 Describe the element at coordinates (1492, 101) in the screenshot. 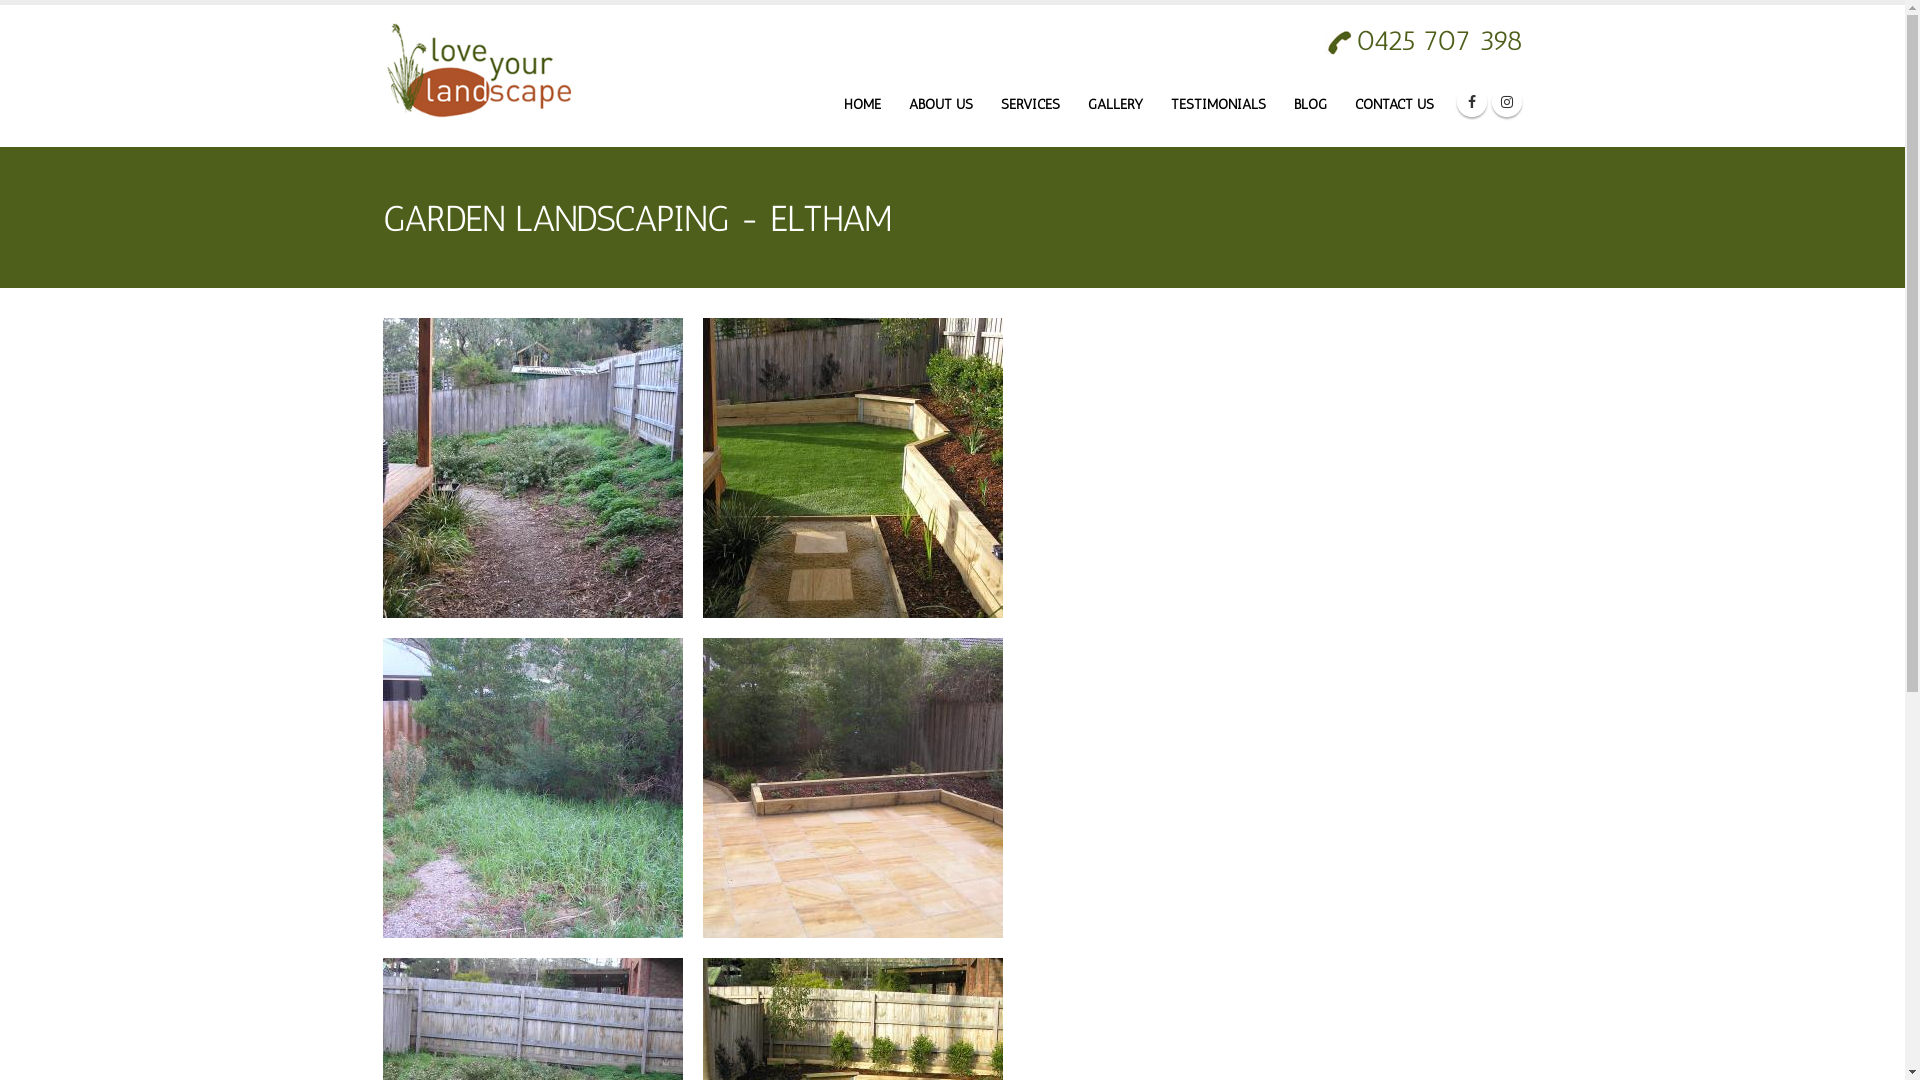

I see `'Instagram'` at that location.